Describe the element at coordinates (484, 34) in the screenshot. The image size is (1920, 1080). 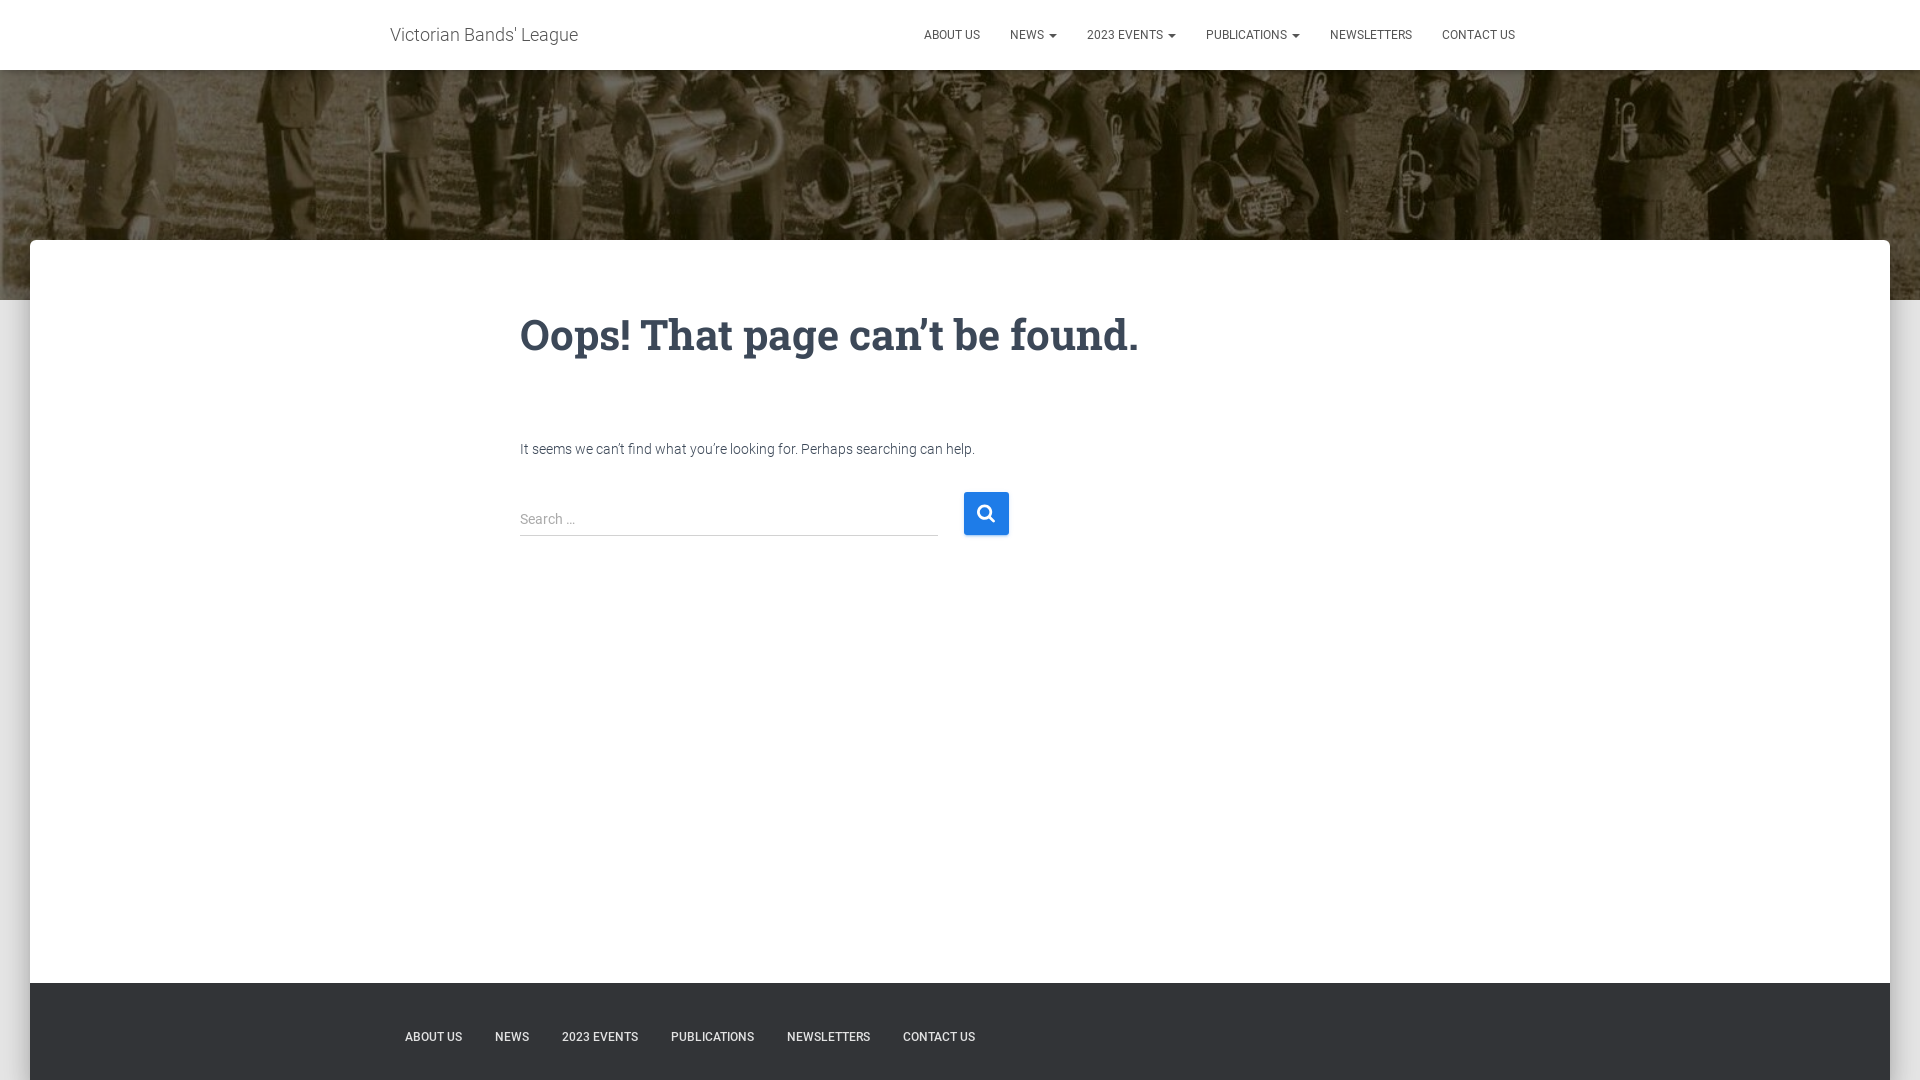
I see `'Victorian Bands' League'` at that location.